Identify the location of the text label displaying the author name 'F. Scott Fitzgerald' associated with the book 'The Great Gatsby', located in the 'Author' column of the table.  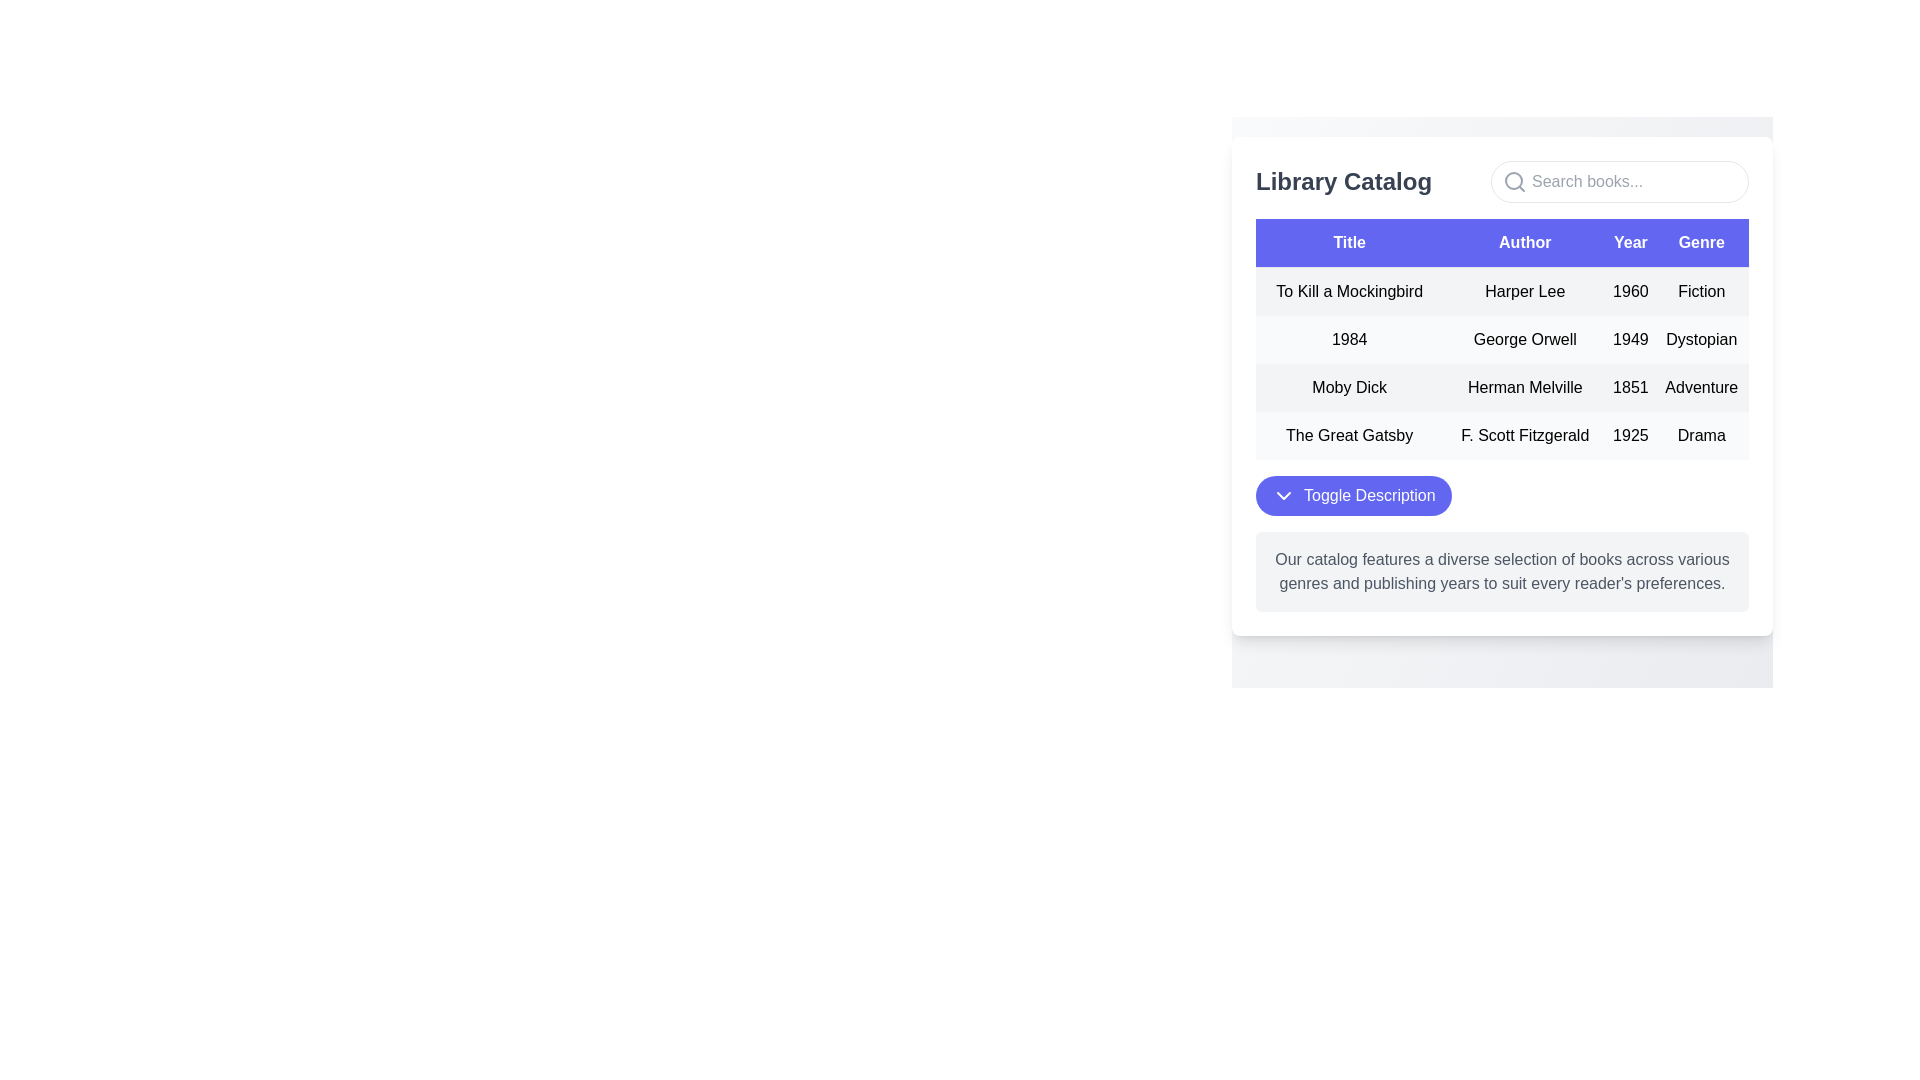
(1524, 434).